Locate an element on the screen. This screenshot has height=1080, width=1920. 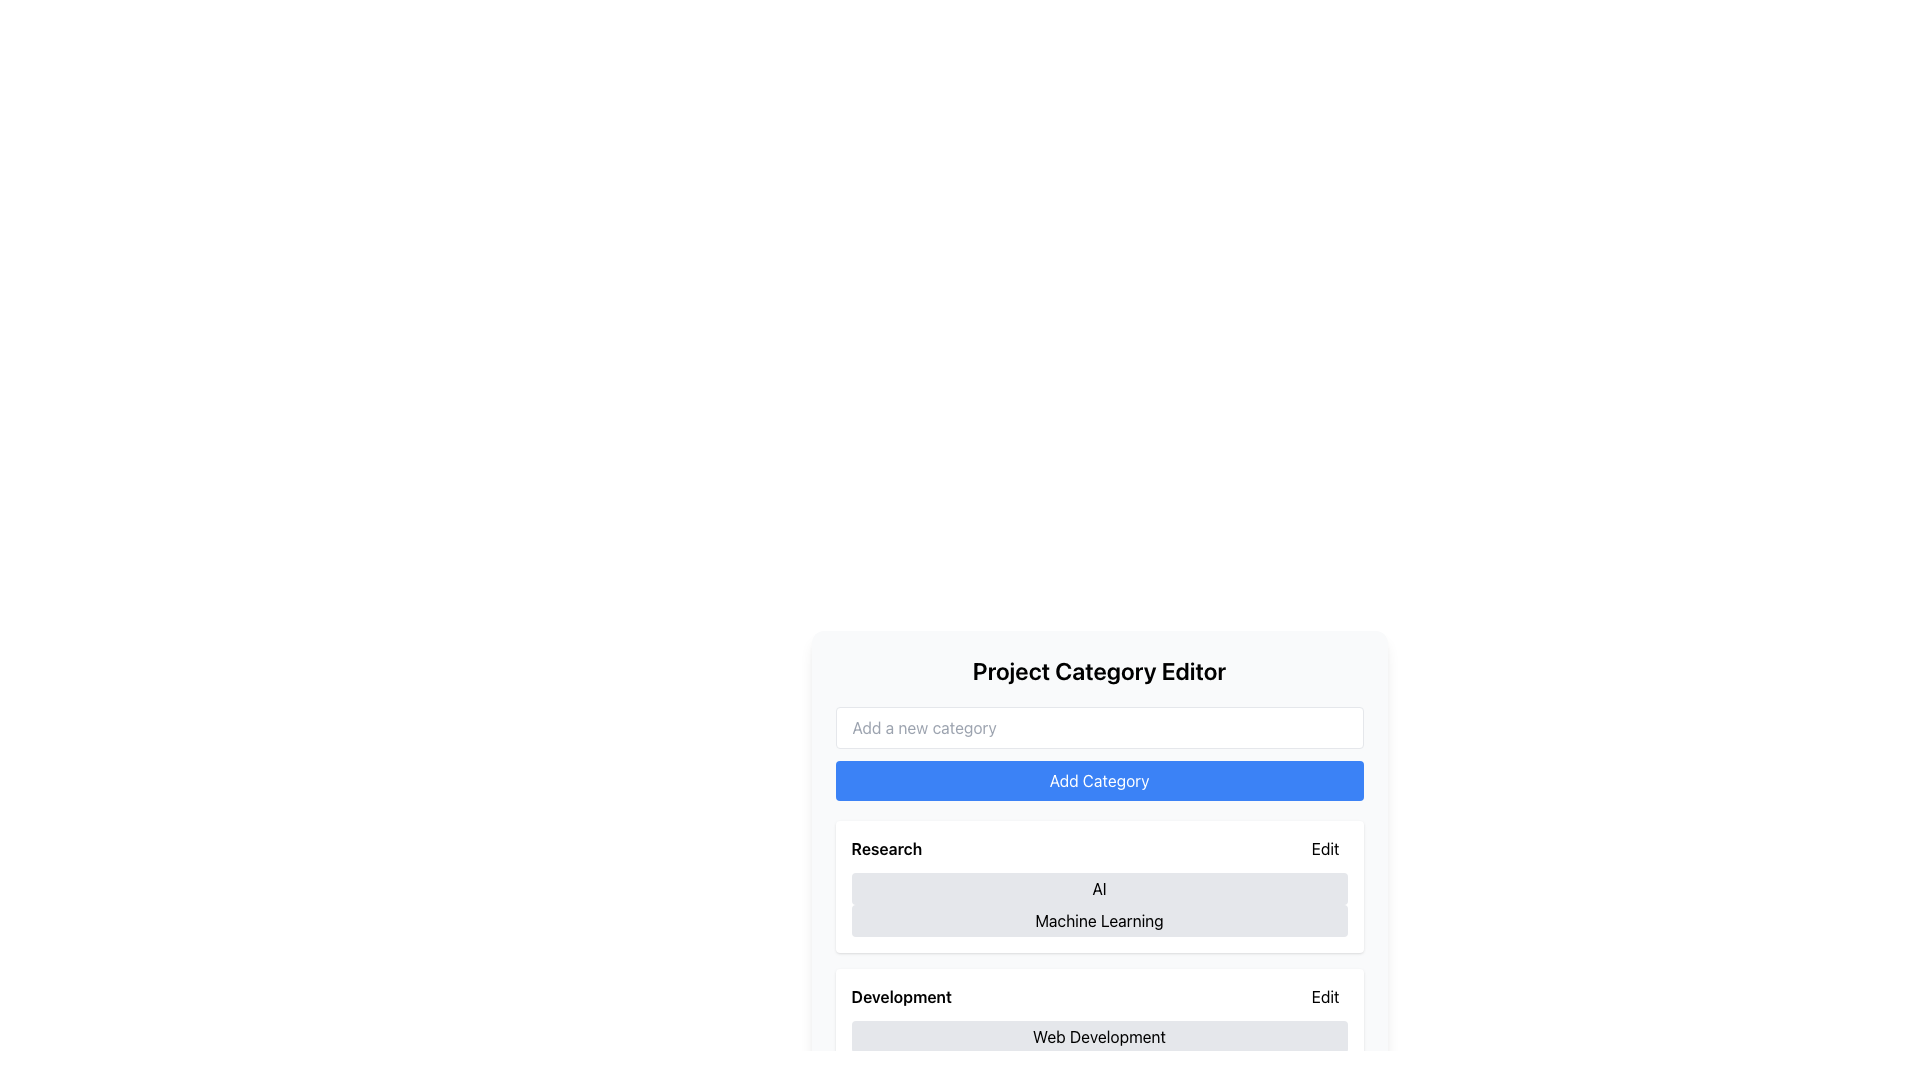
the Text group element displaying 'AI' and 'Machine Learning' which is located under the heading 'Research' and adjacent to 'Edit' is located at coordinates (1098, 905).